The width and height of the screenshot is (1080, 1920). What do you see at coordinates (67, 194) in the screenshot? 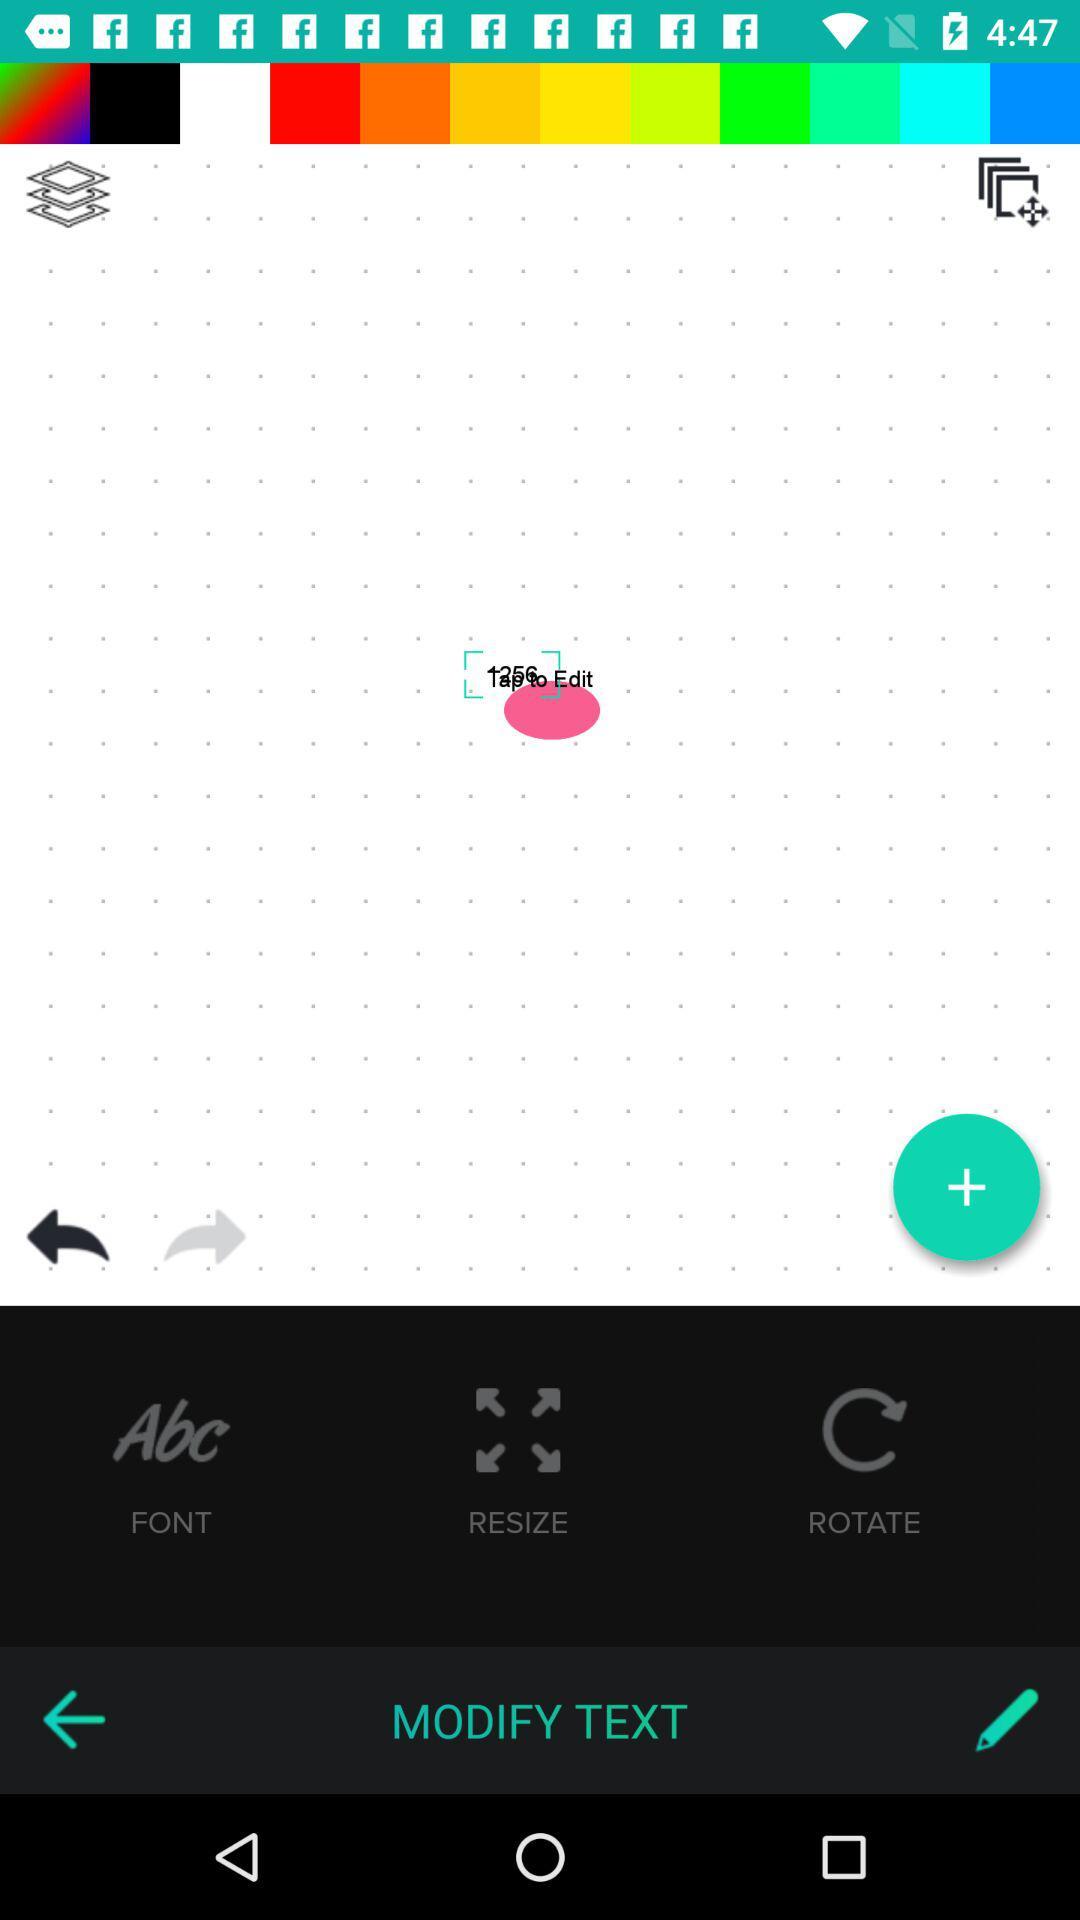
I see `the layers icon` at bounding box center [67, 194].